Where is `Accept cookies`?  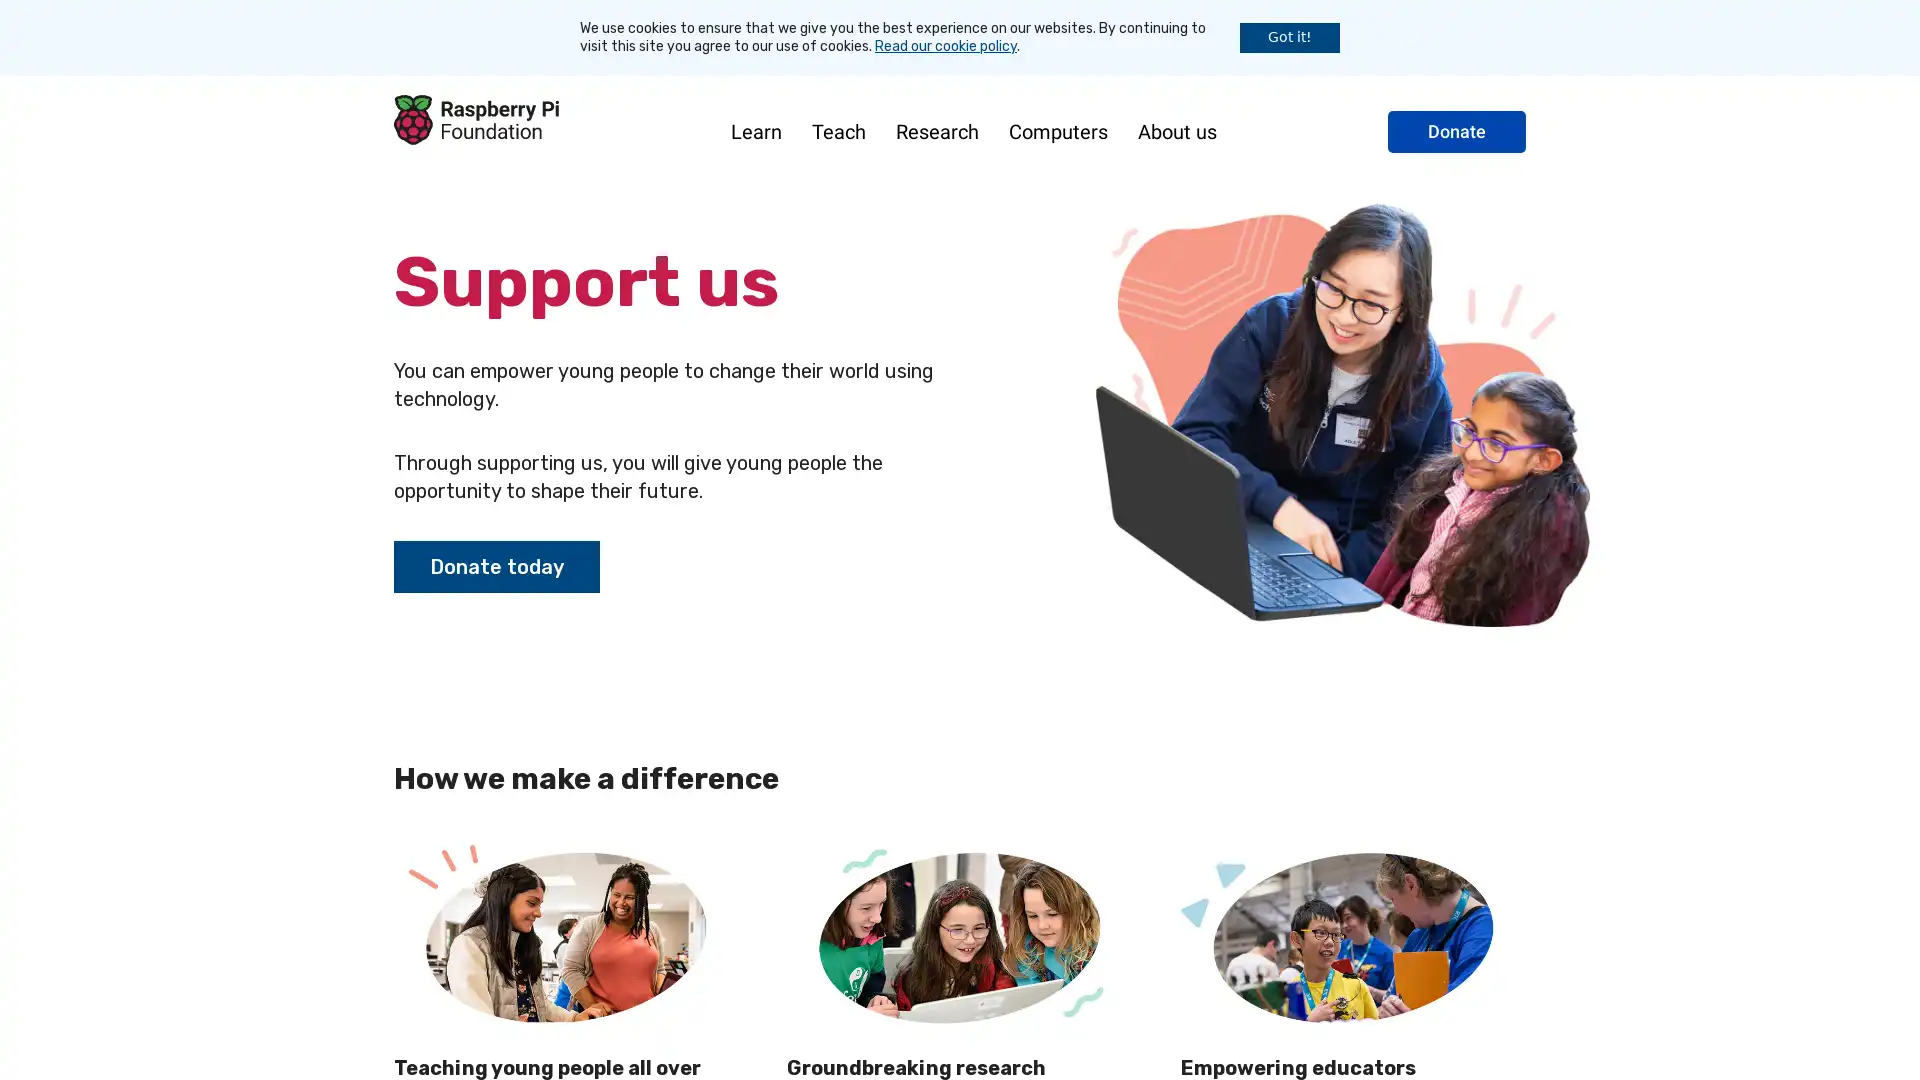 Accept cookies is located at coordinates (1290, 37).